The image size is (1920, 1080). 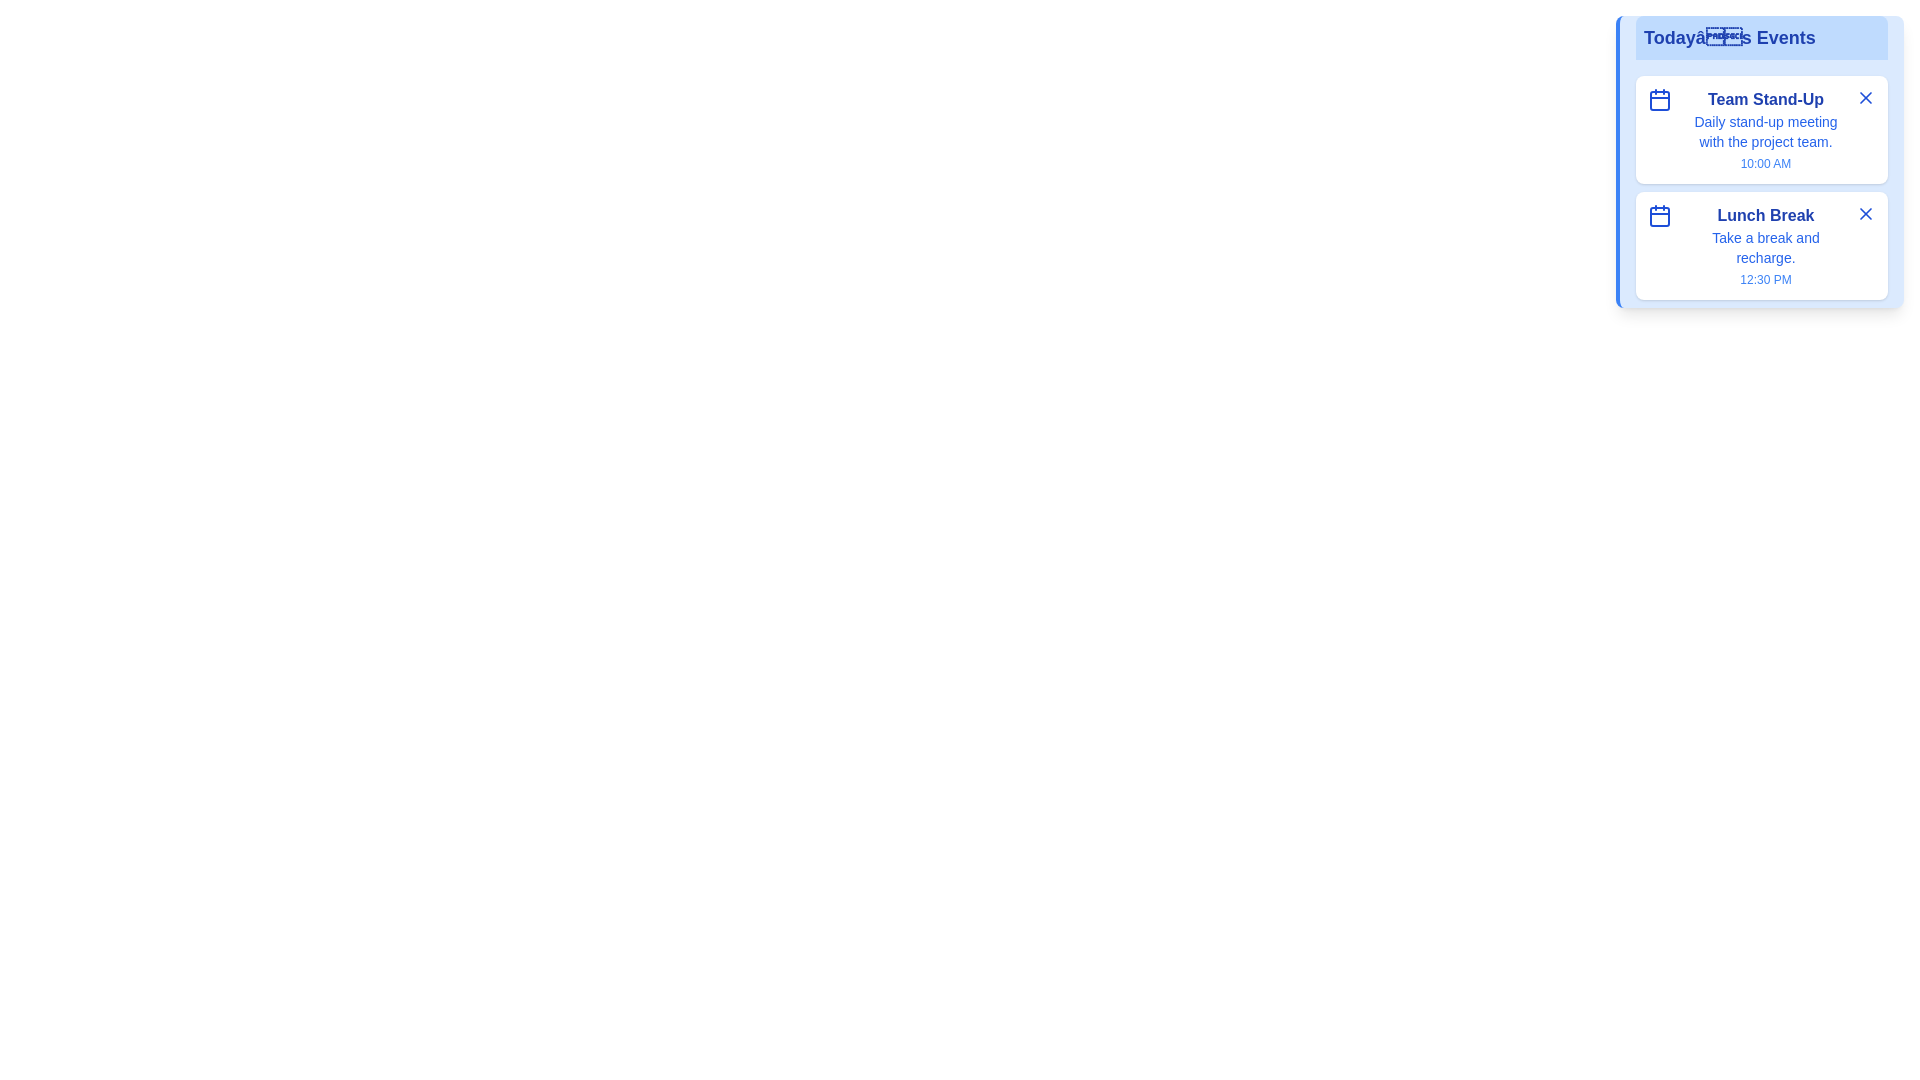 I want to click on the event titled 'Team Stand-Up' to view its details, so click(x=1766, y=100).